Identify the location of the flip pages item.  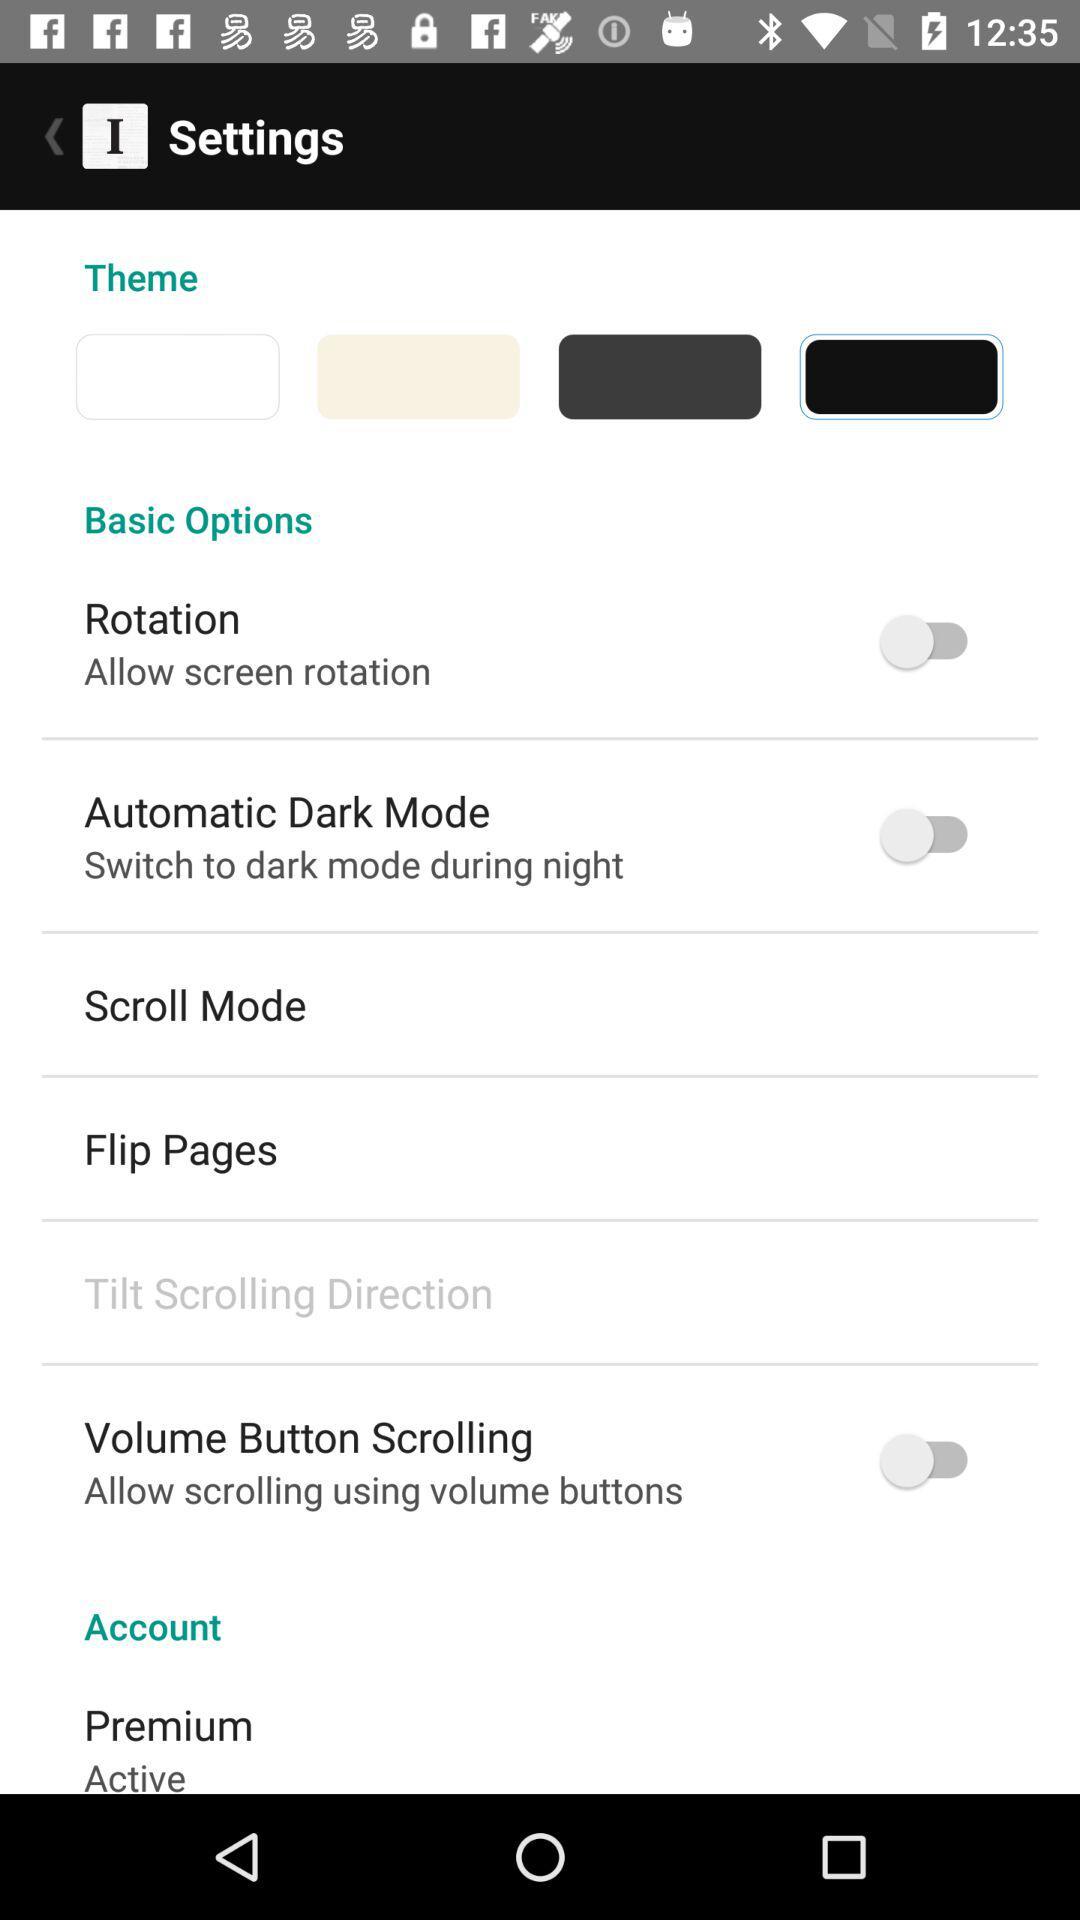
(181, 1148).